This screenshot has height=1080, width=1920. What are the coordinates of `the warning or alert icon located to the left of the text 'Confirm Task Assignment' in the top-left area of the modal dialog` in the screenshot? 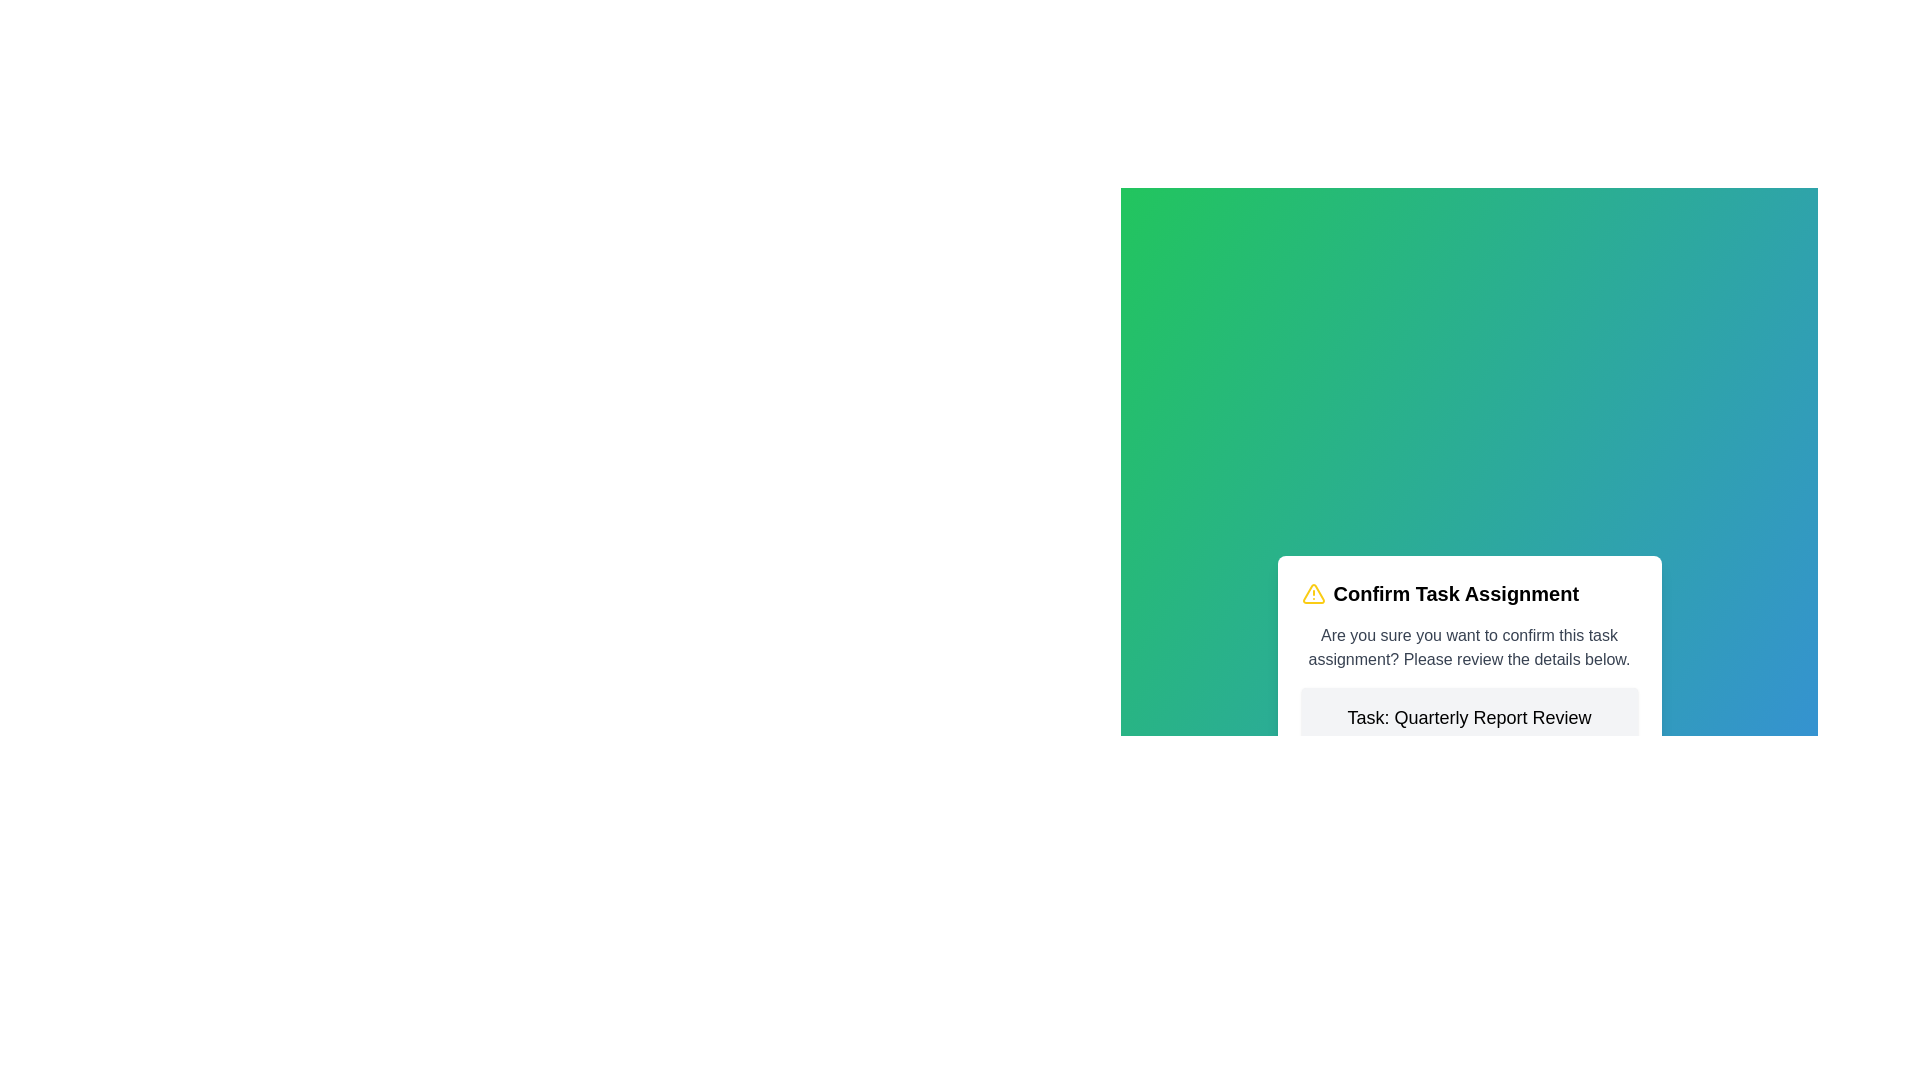 It's located at (1313, 593).